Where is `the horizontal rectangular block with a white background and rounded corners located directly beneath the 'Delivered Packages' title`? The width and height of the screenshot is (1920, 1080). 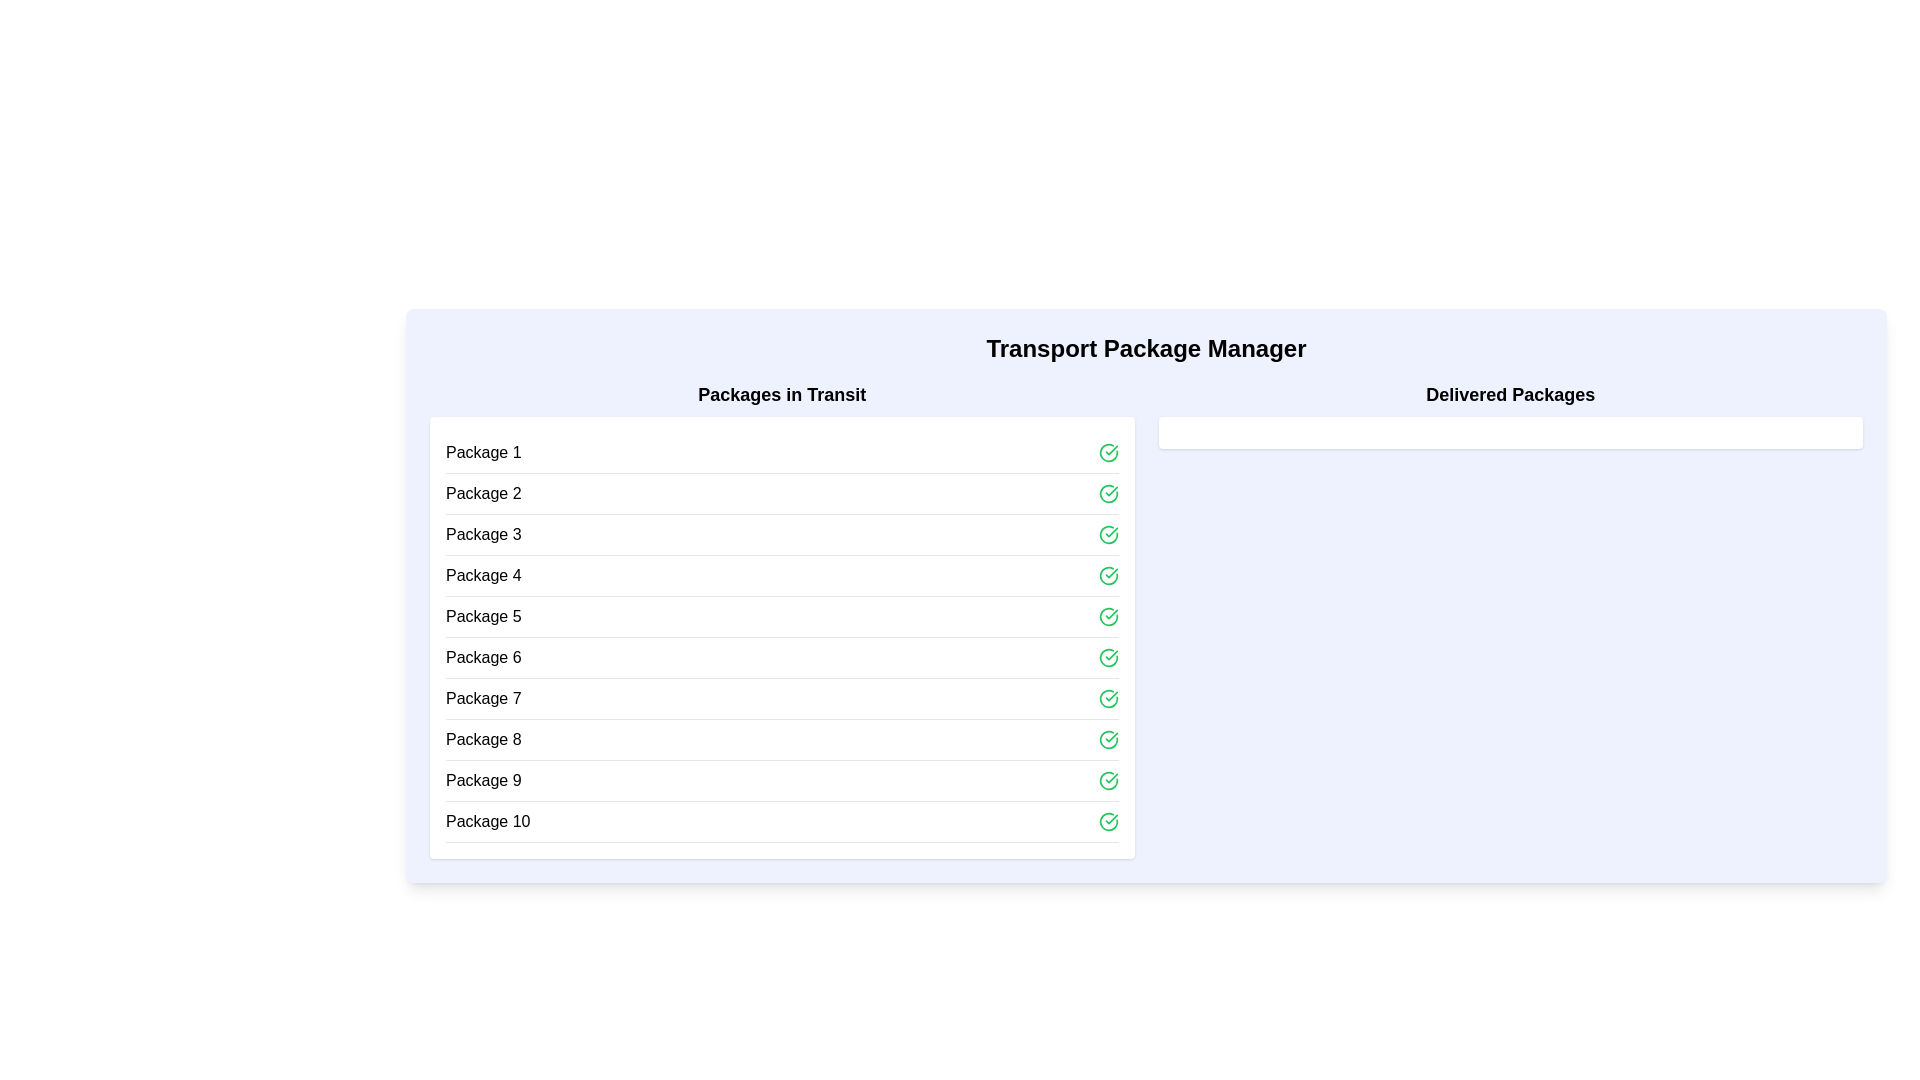 the horizontal rectangular block with a white background and rounded corners located directly beneath the 'Delivered Packages' title is located at coordinates (1510, 431).